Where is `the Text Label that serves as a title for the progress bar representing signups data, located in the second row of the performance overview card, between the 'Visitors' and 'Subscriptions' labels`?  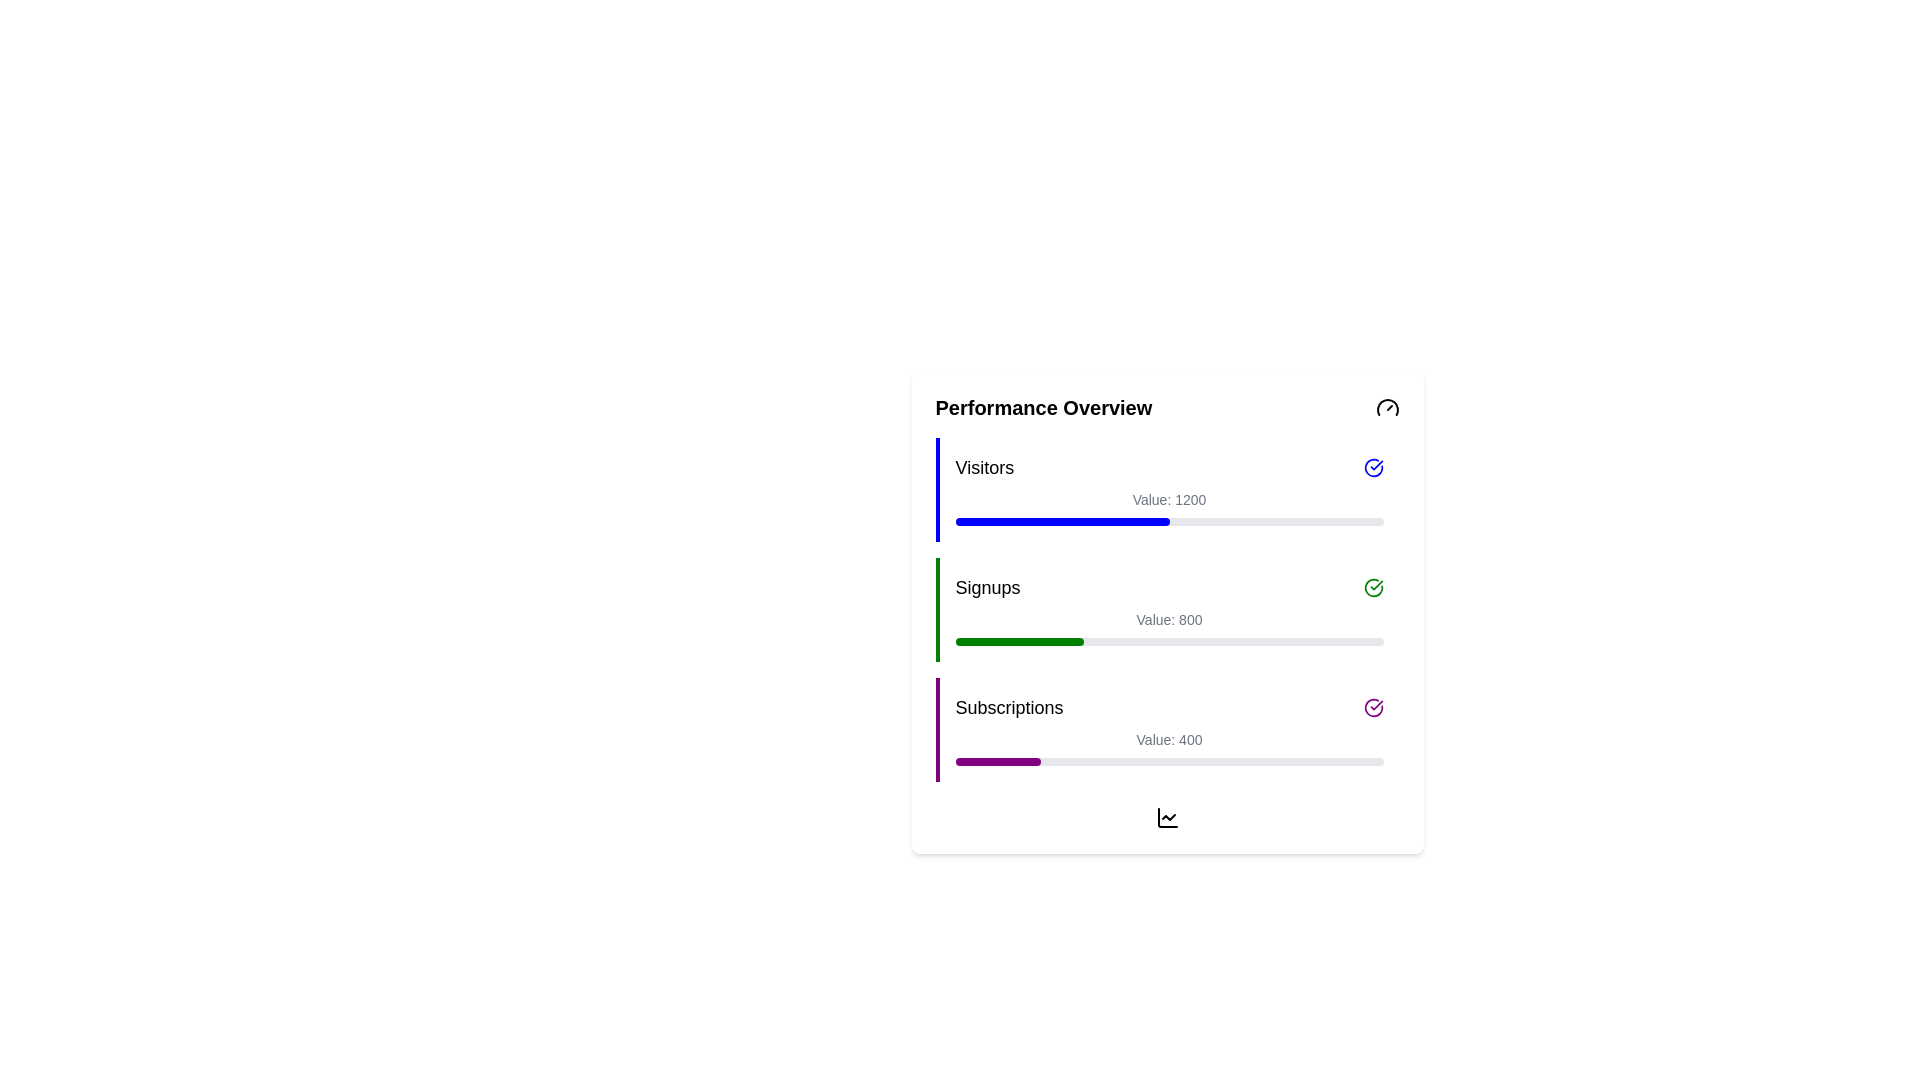
the Text Label that serves as a title for the progress bar representing signups data, located in the second row of the performance overview card, between the 'Visitors' and 'Subscriptions' labels is located at coordinates (988, 586).